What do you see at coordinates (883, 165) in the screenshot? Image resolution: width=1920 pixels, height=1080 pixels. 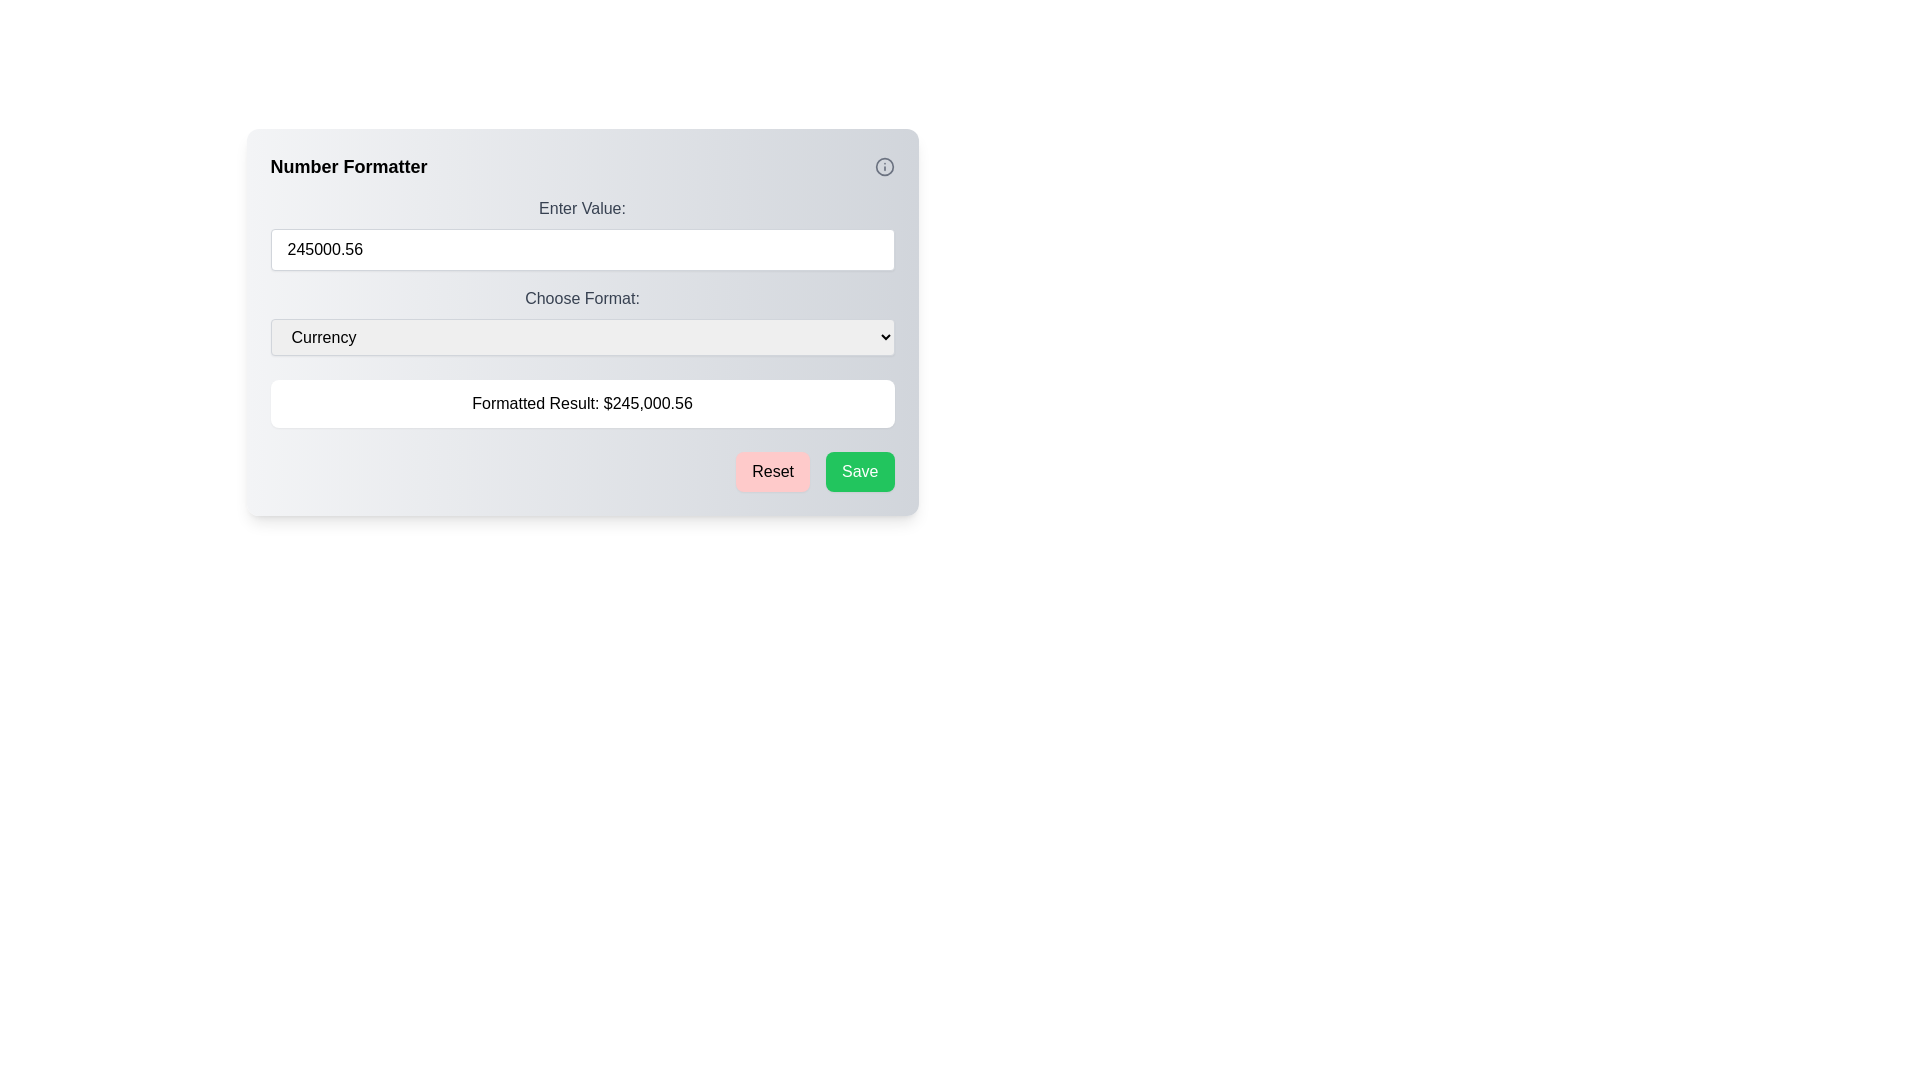 I see `the Information icon located in the top-right corner of the 'Number Formatter' header, adjacent to the text 'Number Formatter'` at bounding box center [883, 165].